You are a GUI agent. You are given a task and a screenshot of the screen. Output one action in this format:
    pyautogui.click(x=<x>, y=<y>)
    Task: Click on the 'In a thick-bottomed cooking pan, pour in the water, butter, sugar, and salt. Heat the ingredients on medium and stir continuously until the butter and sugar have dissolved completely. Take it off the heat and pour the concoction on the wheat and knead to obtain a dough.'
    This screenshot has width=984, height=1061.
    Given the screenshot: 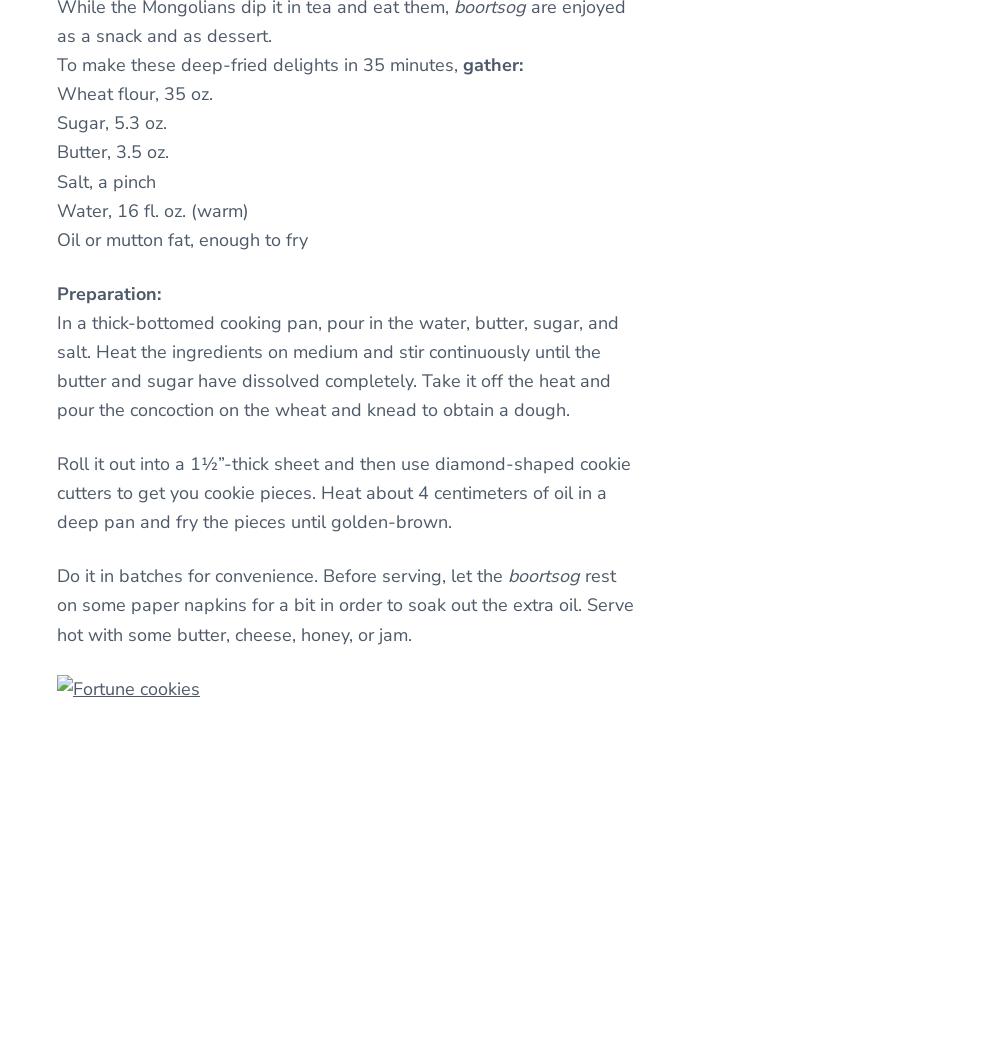 What is the action you would take?
    pyautogui.click(x=337, y=366)
    